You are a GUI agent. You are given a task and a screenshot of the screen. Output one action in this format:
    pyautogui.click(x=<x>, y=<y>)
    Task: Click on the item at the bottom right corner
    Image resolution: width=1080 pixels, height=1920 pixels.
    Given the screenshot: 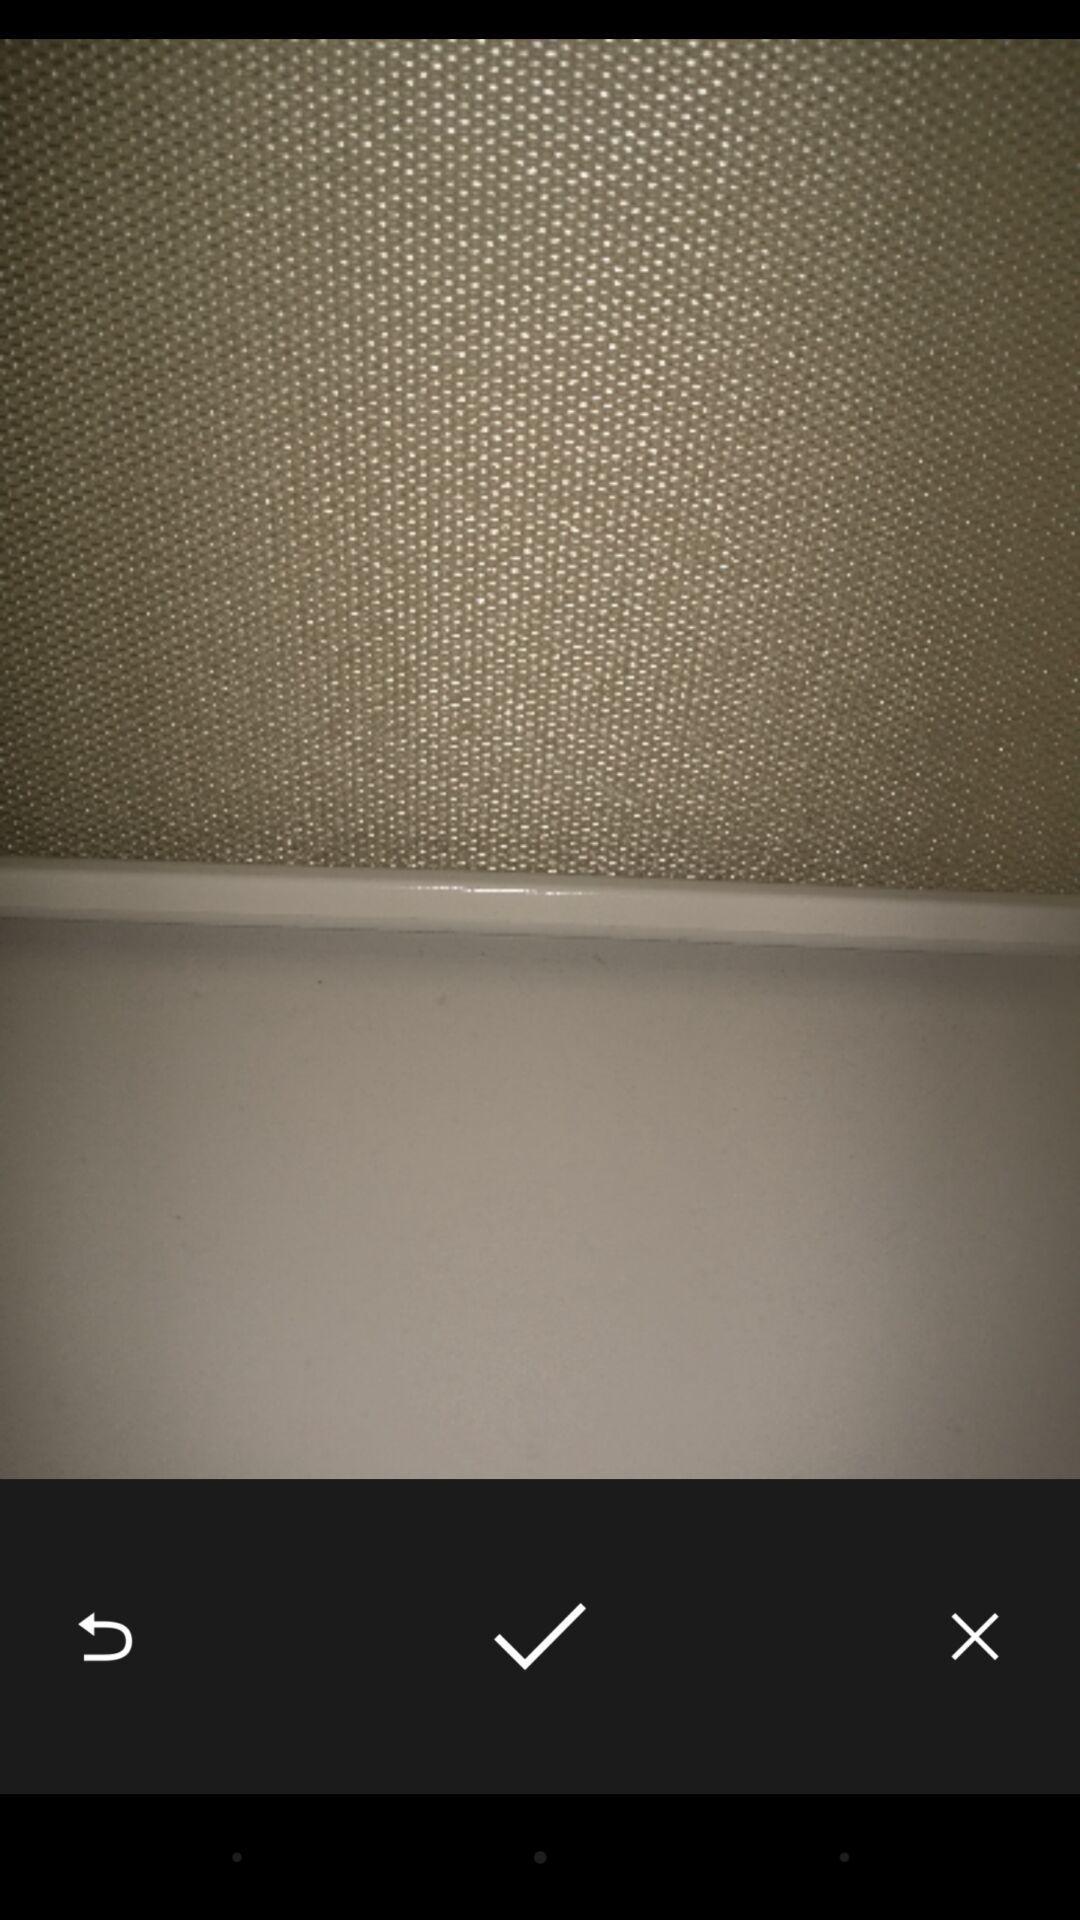 What is the action you would take?
    pyautogui.click(x=974, y=1636)
    